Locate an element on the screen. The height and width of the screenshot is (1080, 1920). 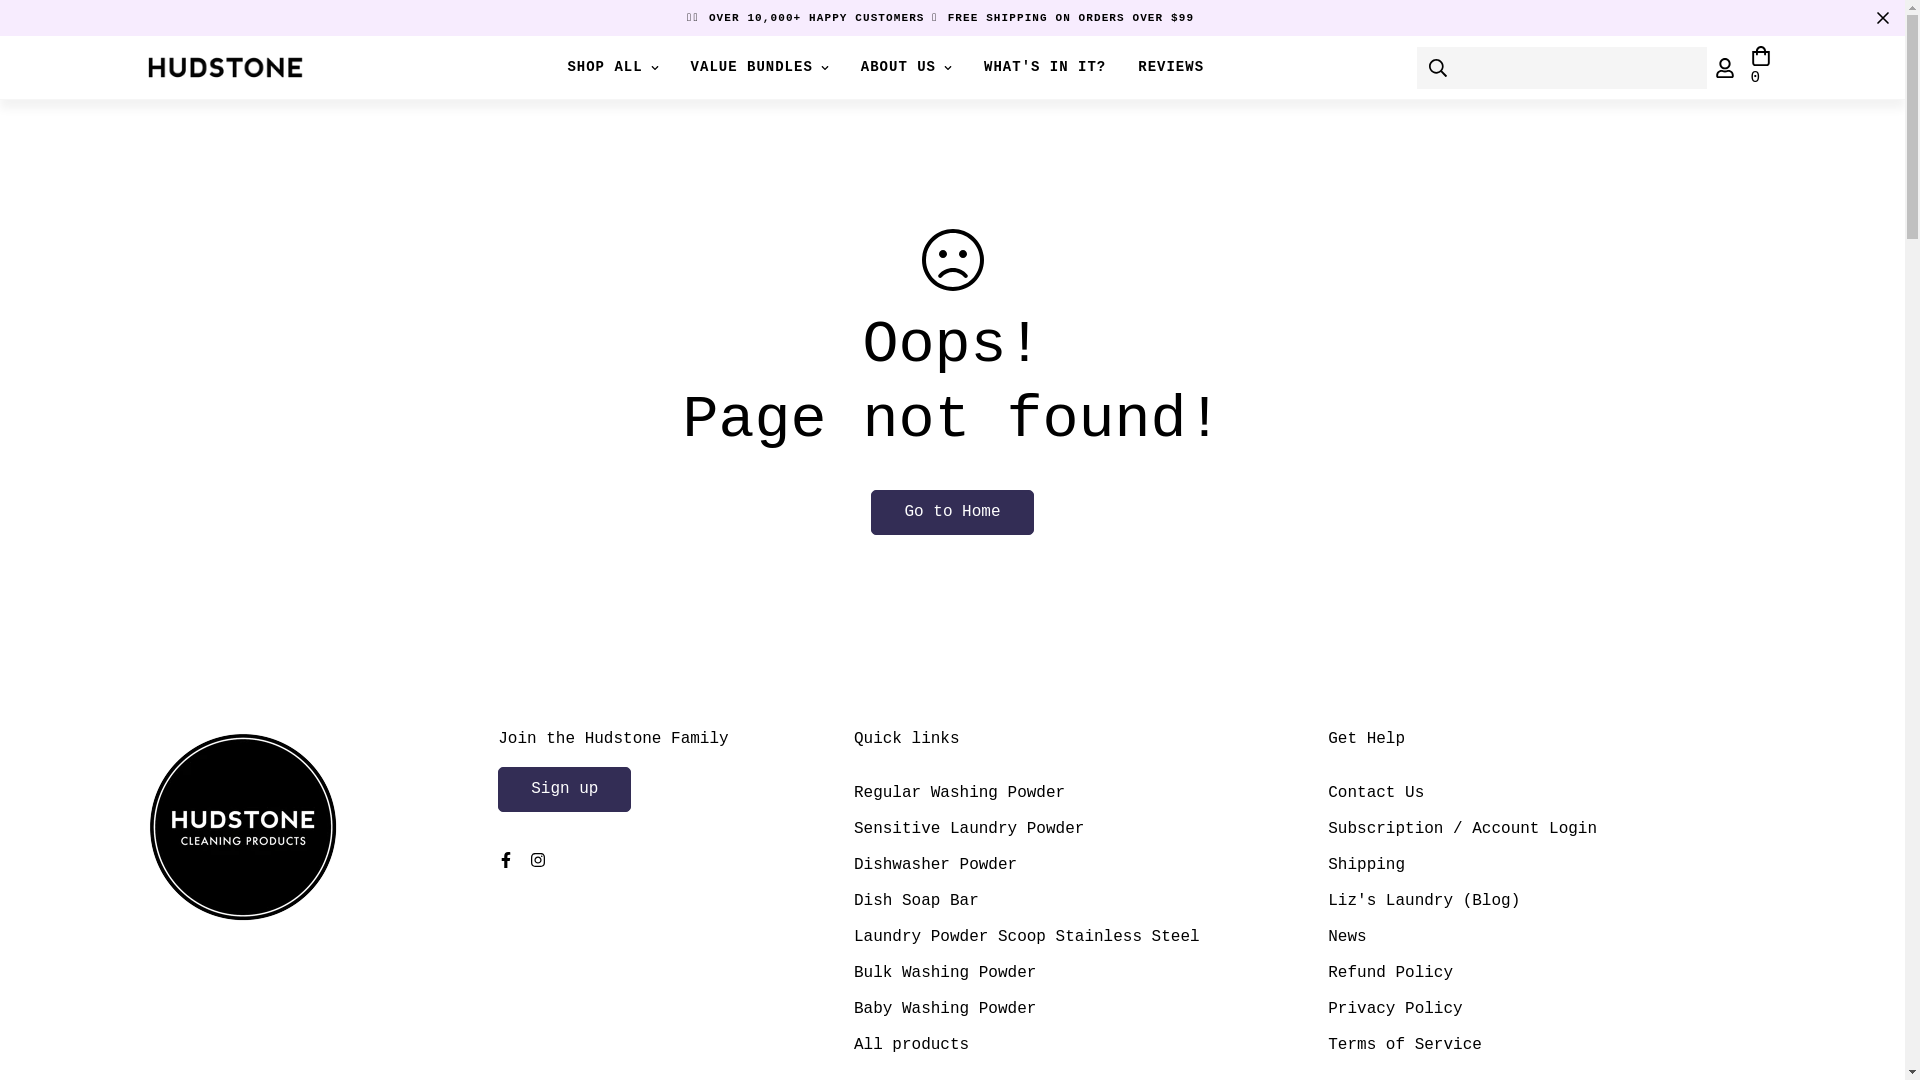
'Dishwasher Powder' is located at coordinates (934, 863).